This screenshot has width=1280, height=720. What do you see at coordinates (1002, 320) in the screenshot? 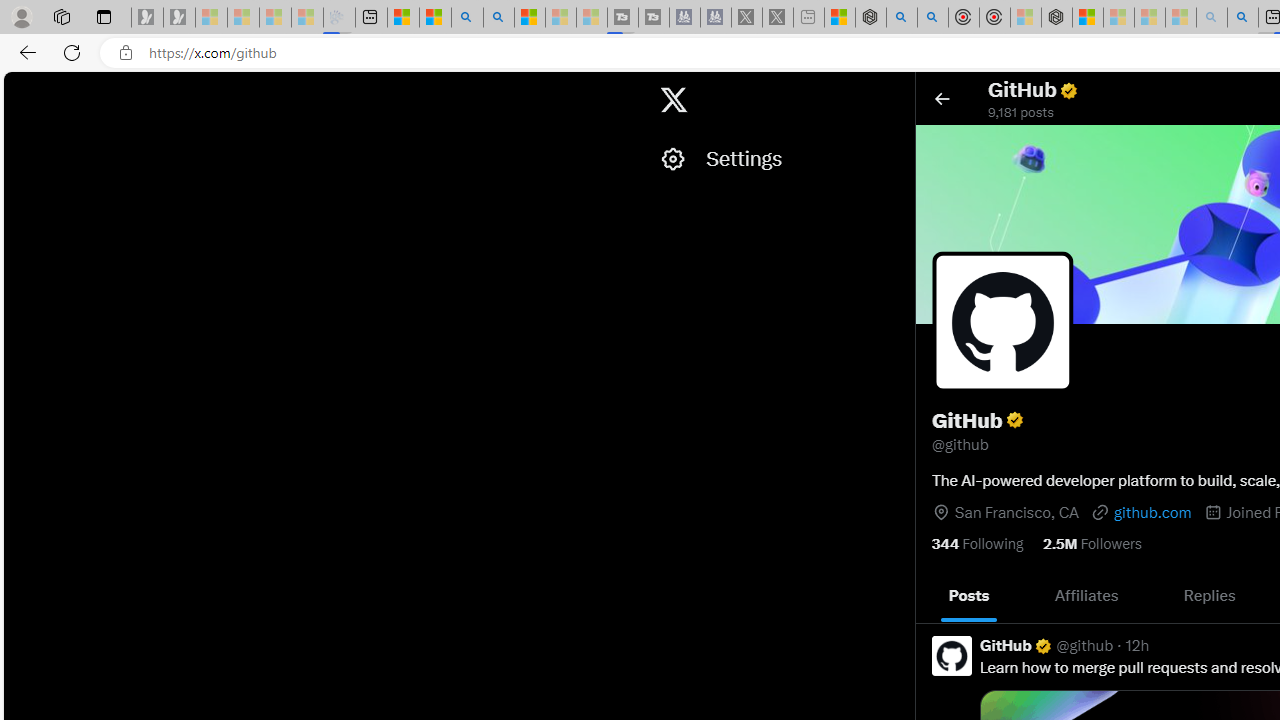
I see `'Square profile picture and Opens profile photo'` at bounding box center [1002, 320].